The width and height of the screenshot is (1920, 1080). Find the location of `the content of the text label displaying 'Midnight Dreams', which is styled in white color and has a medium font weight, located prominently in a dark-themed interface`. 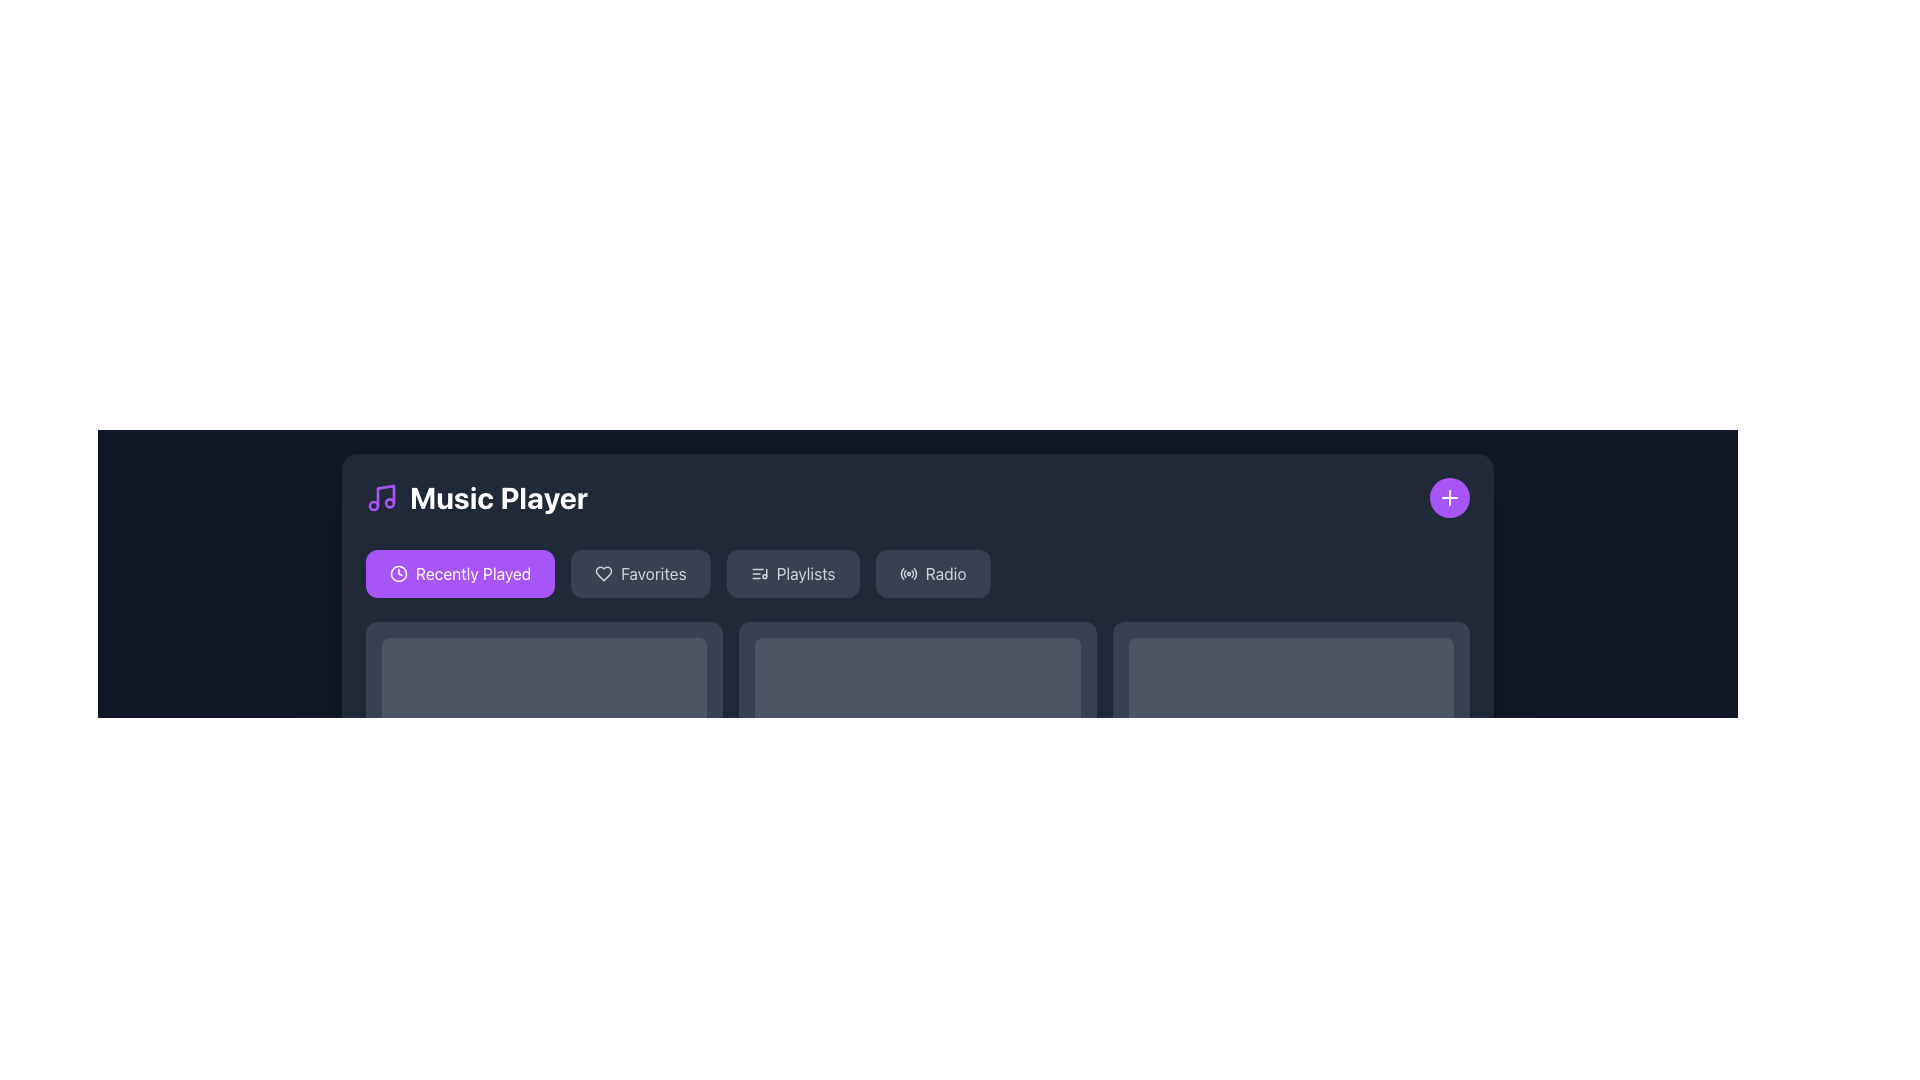

the content of the text label displaying 'Midnight Dreams', which is styled in white color and has a medium font weight, located prominently in a dark-themed interface is located at coordinates (444, 991).